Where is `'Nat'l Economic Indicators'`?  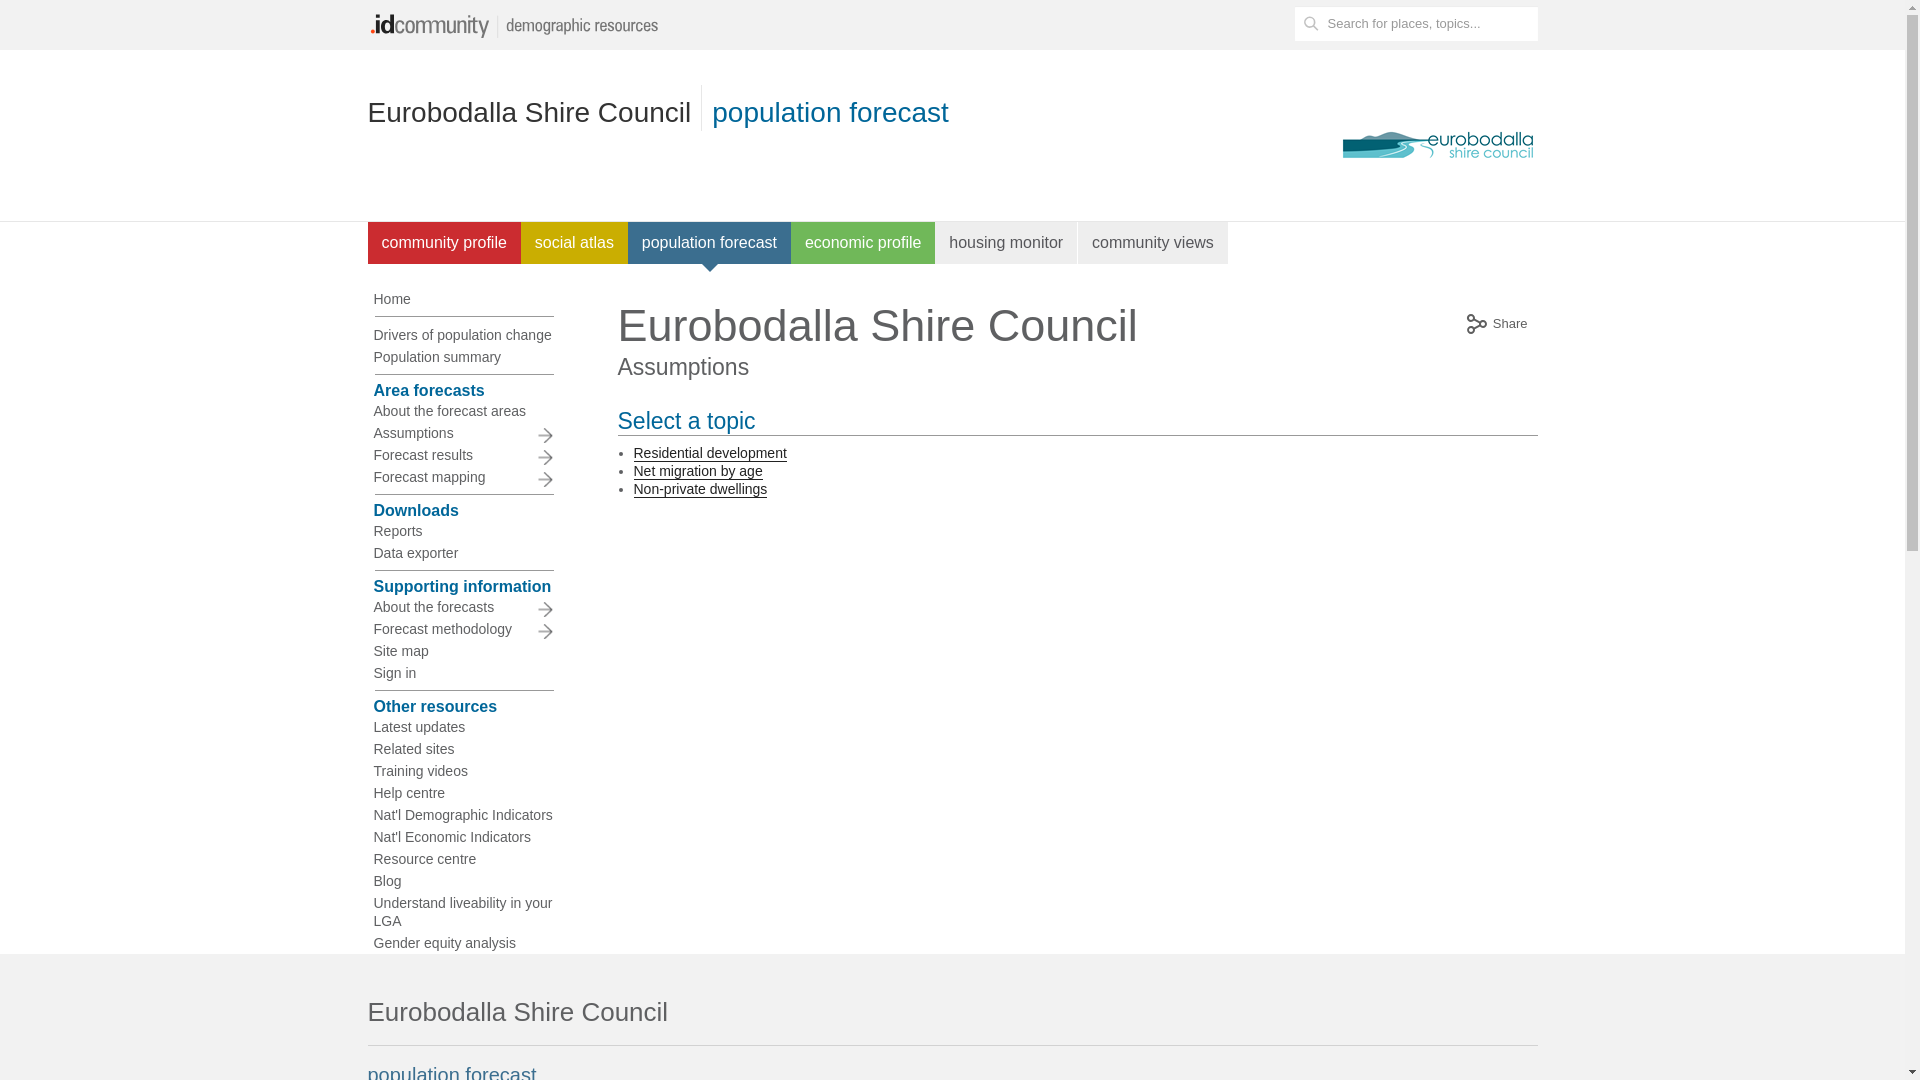
'Nat'l Economic Indicators' is located at coordinates (368, 837).